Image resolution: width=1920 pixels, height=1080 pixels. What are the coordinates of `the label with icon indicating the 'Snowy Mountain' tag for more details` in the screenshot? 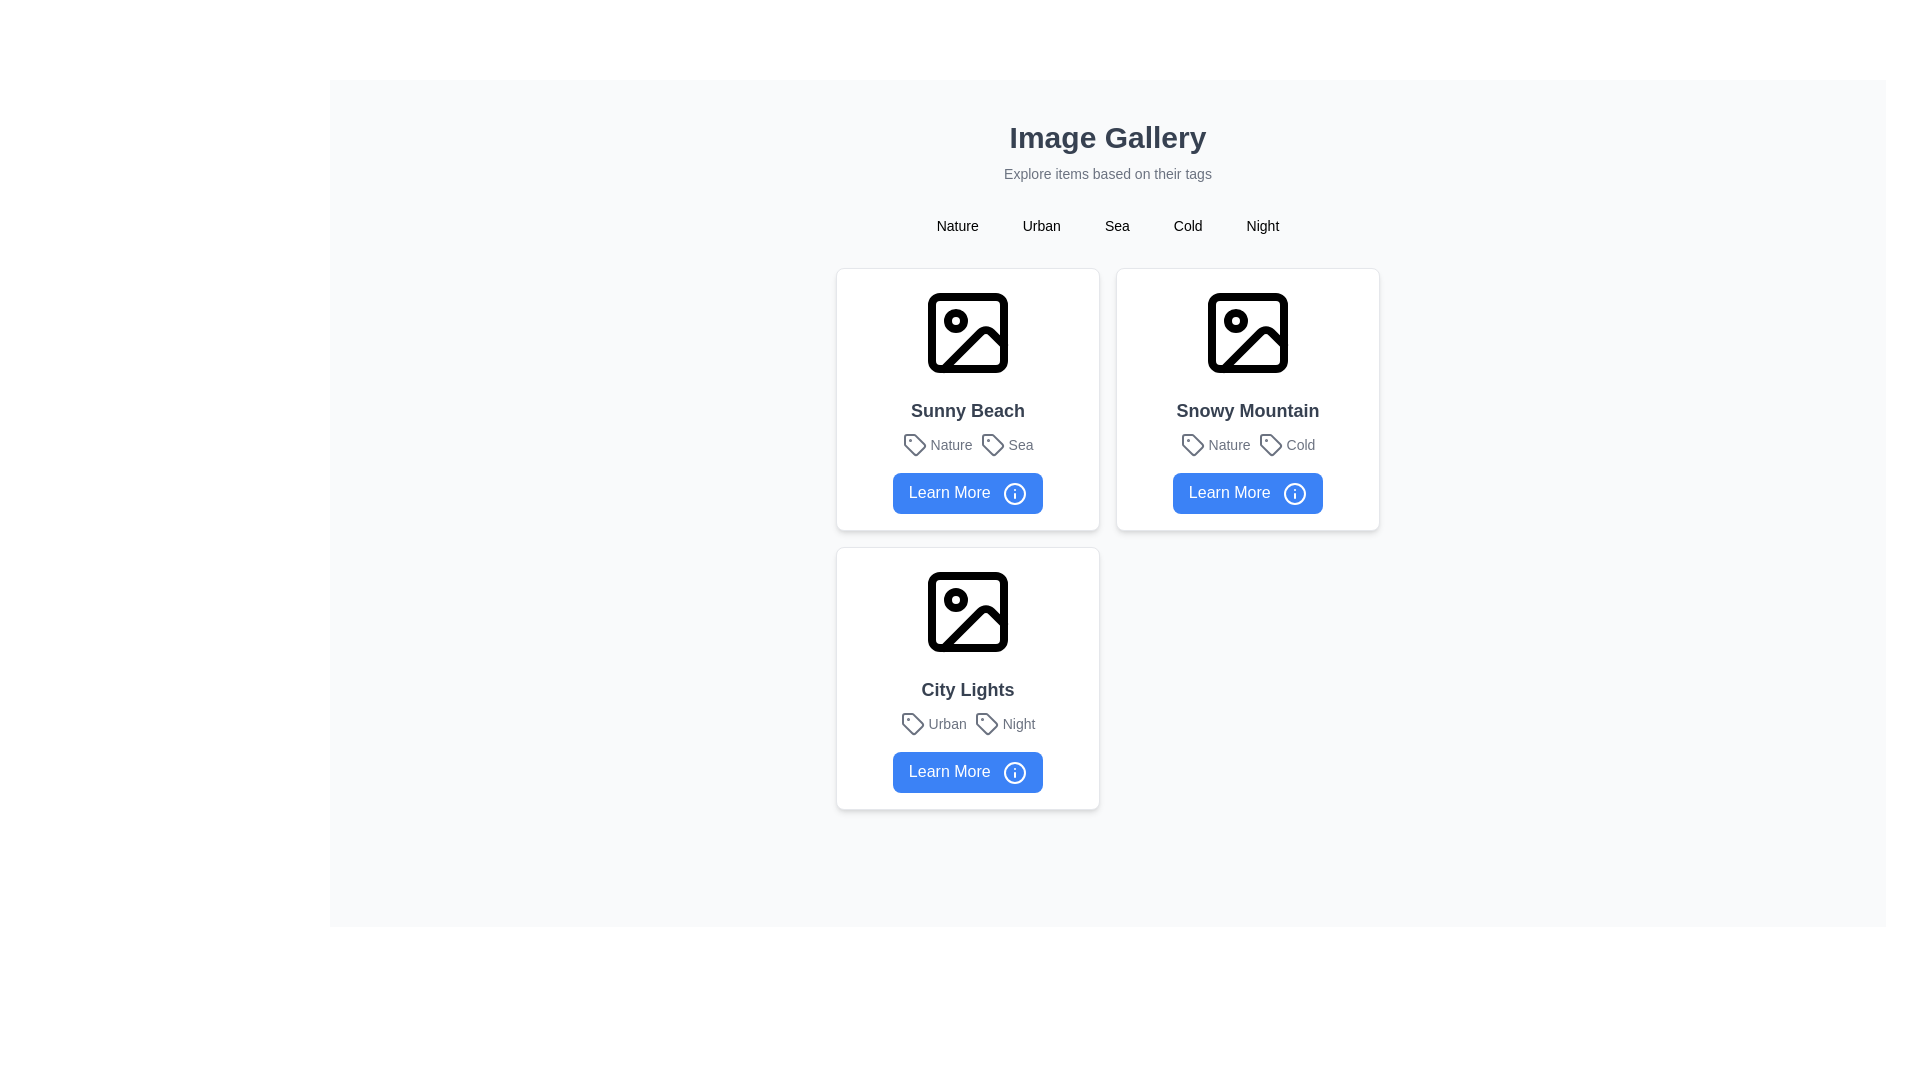 It's located at (1286, 443).